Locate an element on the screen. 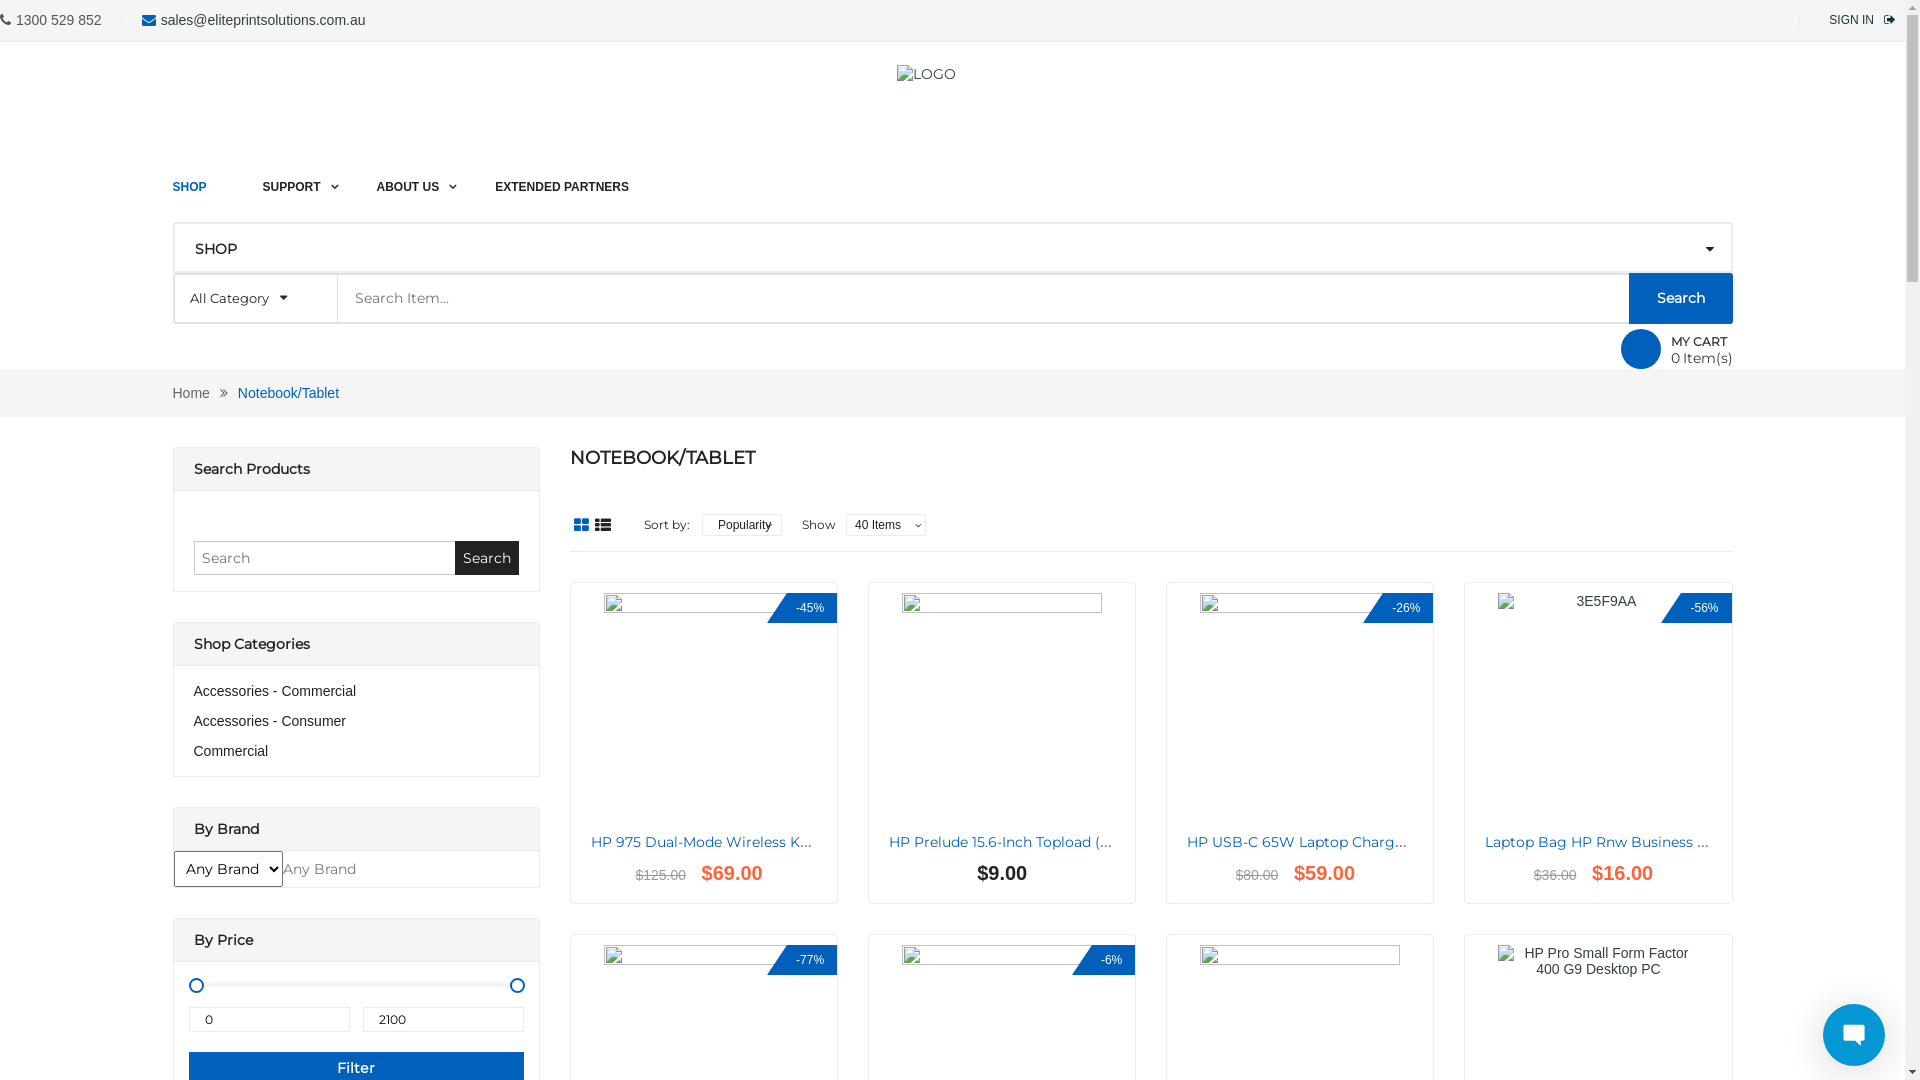  'HP Prelude 15.6-Inch Topload (1E7D7AA)' is located at coordinates (1027, 841).